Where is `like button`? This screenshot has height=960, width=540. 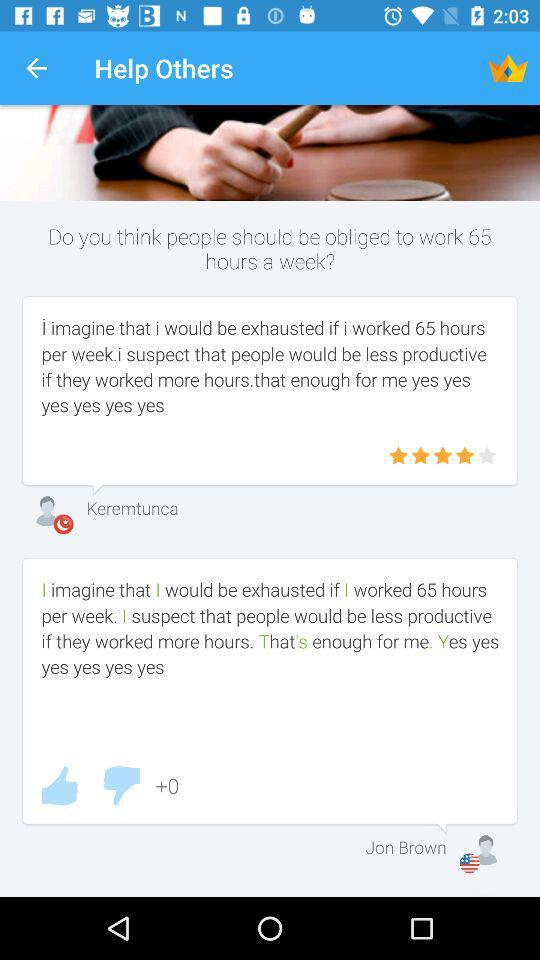
like button is located at coordinates (59, 785).